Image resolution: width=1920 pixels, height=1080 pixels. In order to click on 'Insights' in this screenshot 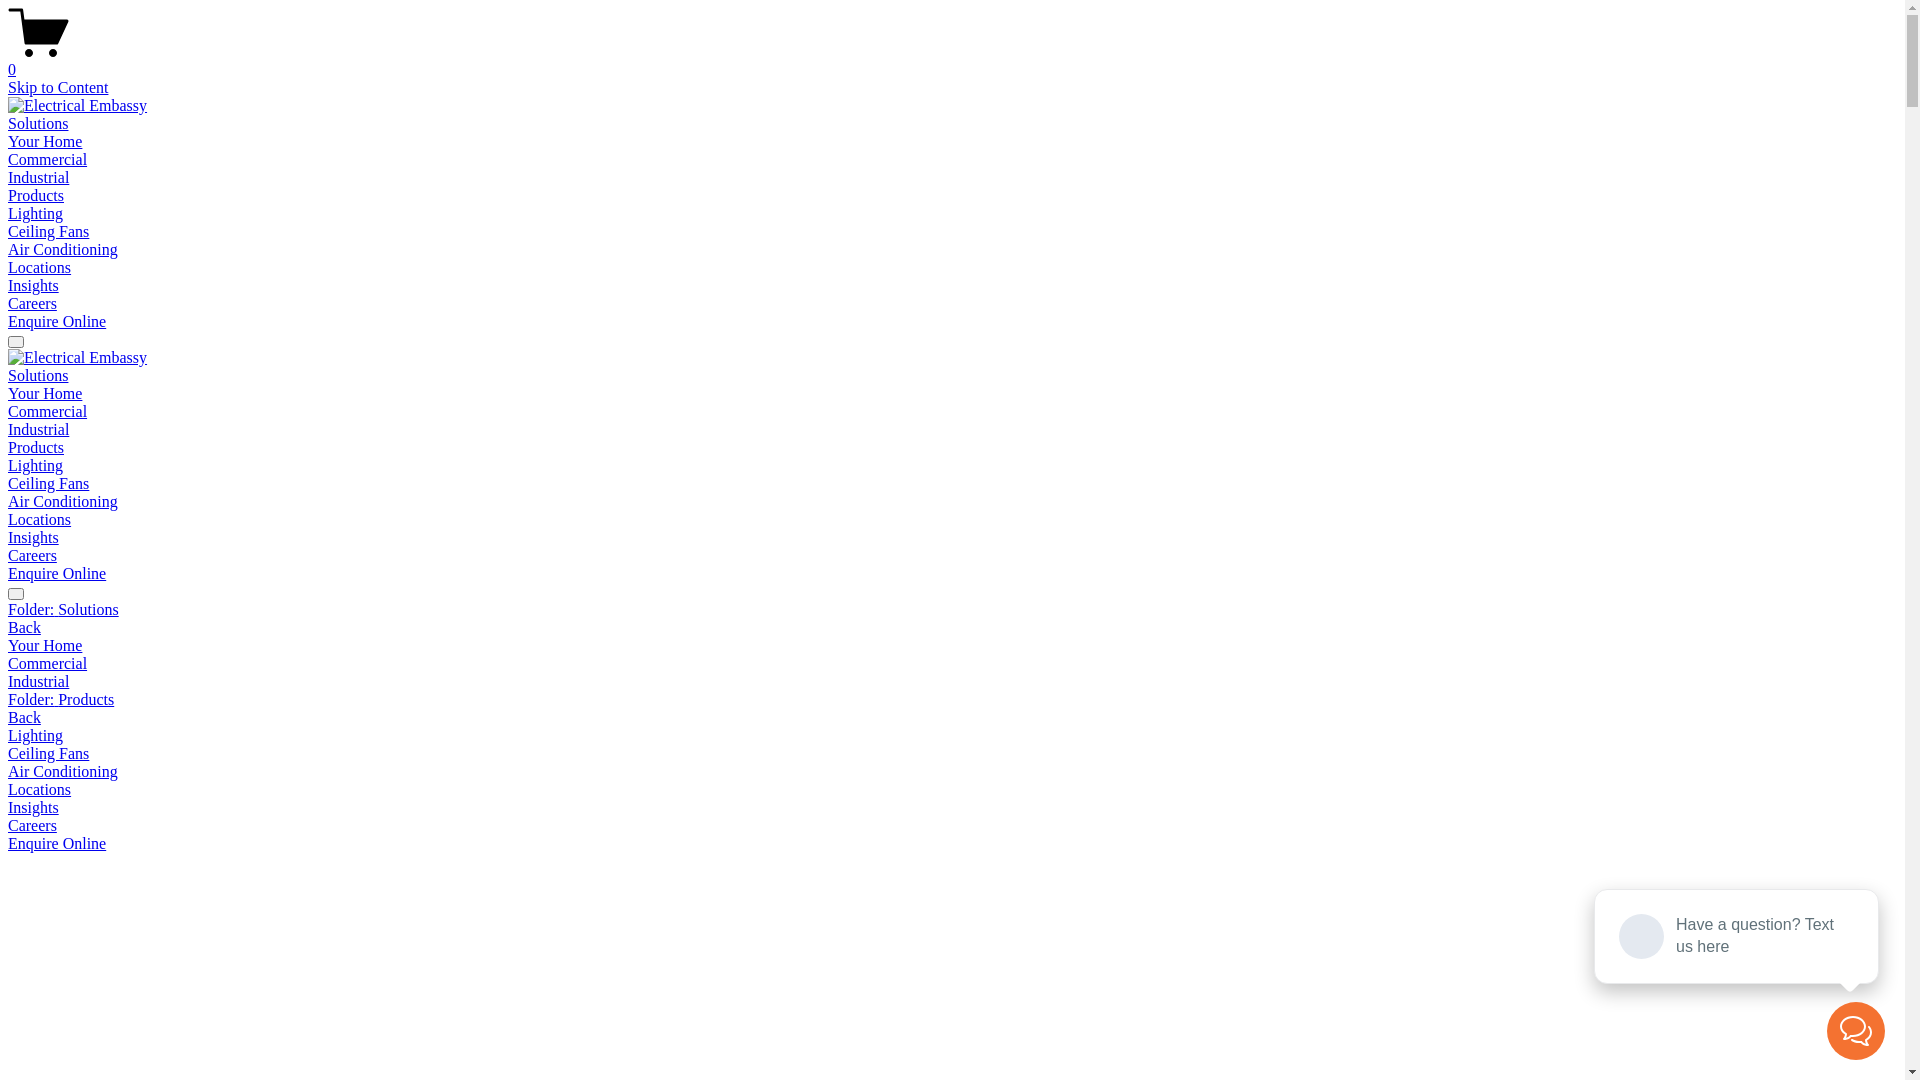, I will do `click(33, 285)`.